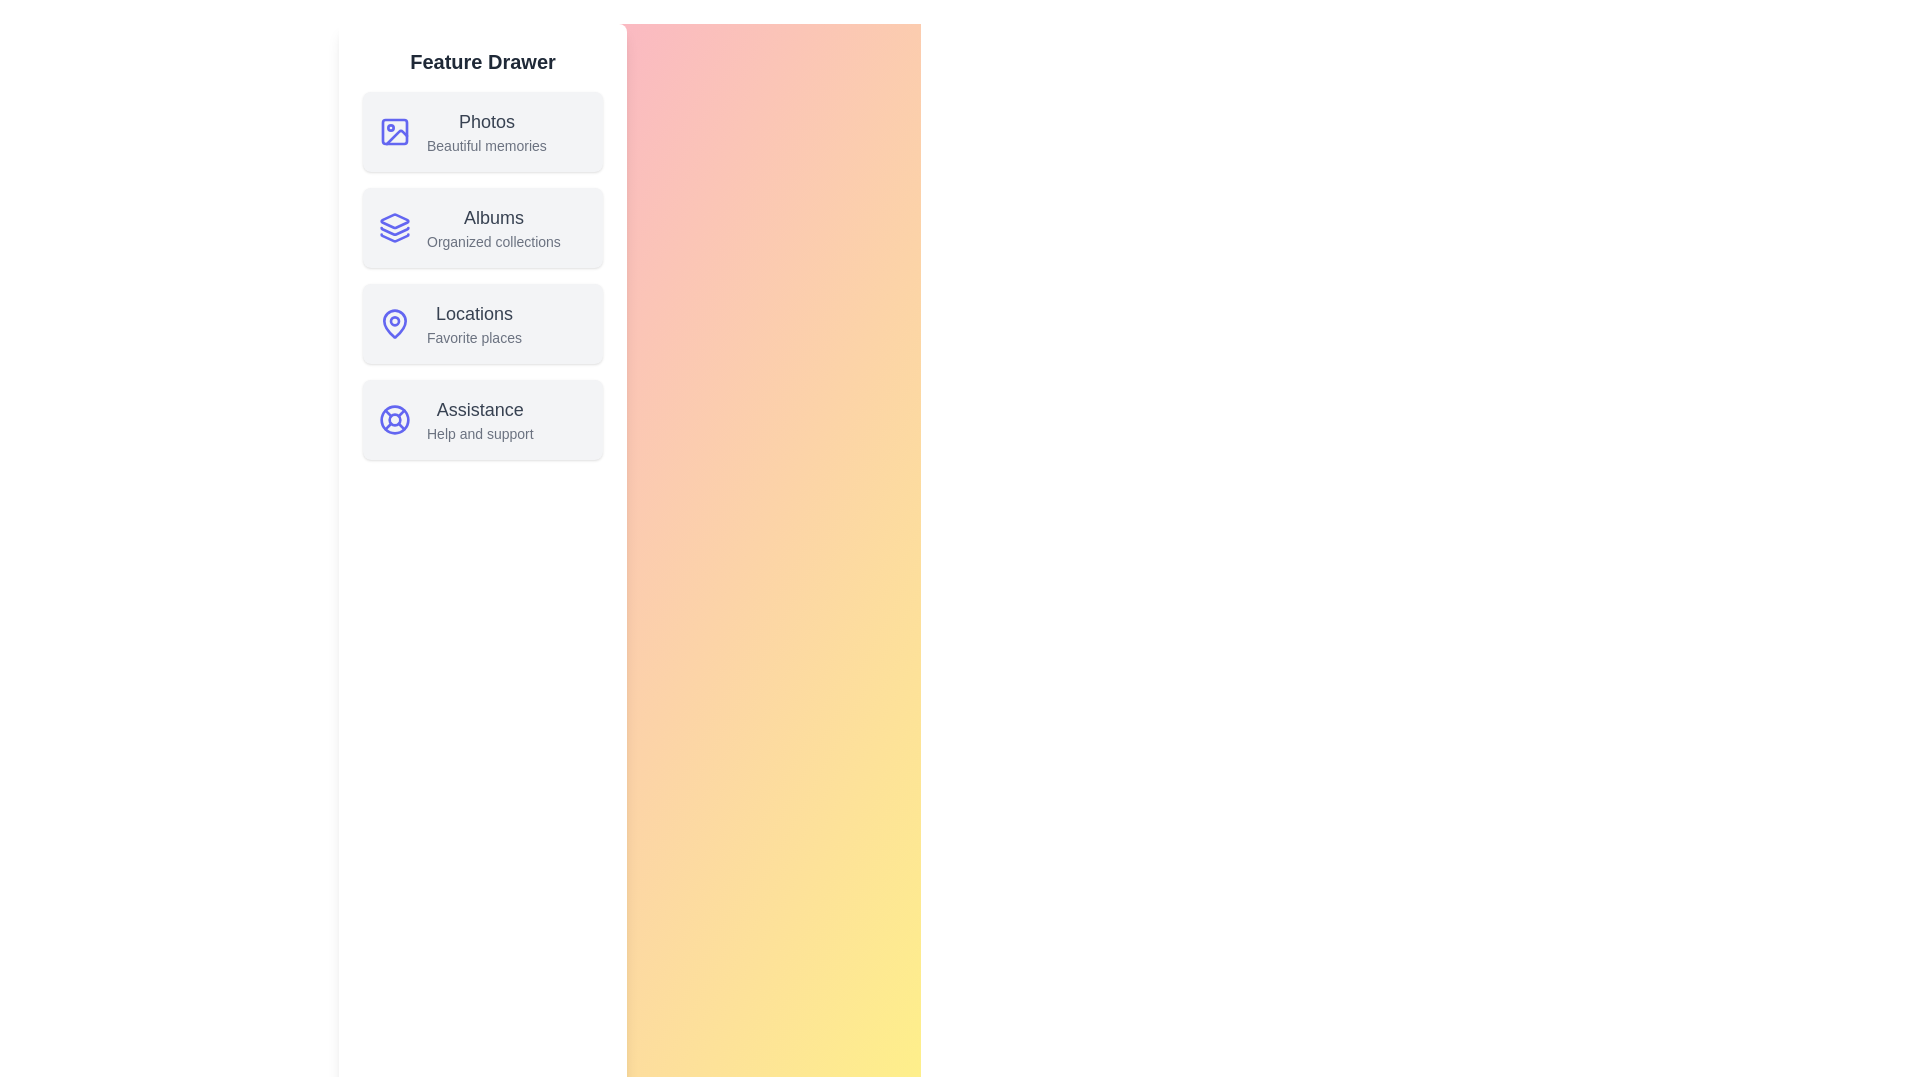 The image size is (1920, 1080). What do you see at coordinates (394, 419) in the screenshot?
I see `the icon for Assistance` at bounding box center [394, 419].